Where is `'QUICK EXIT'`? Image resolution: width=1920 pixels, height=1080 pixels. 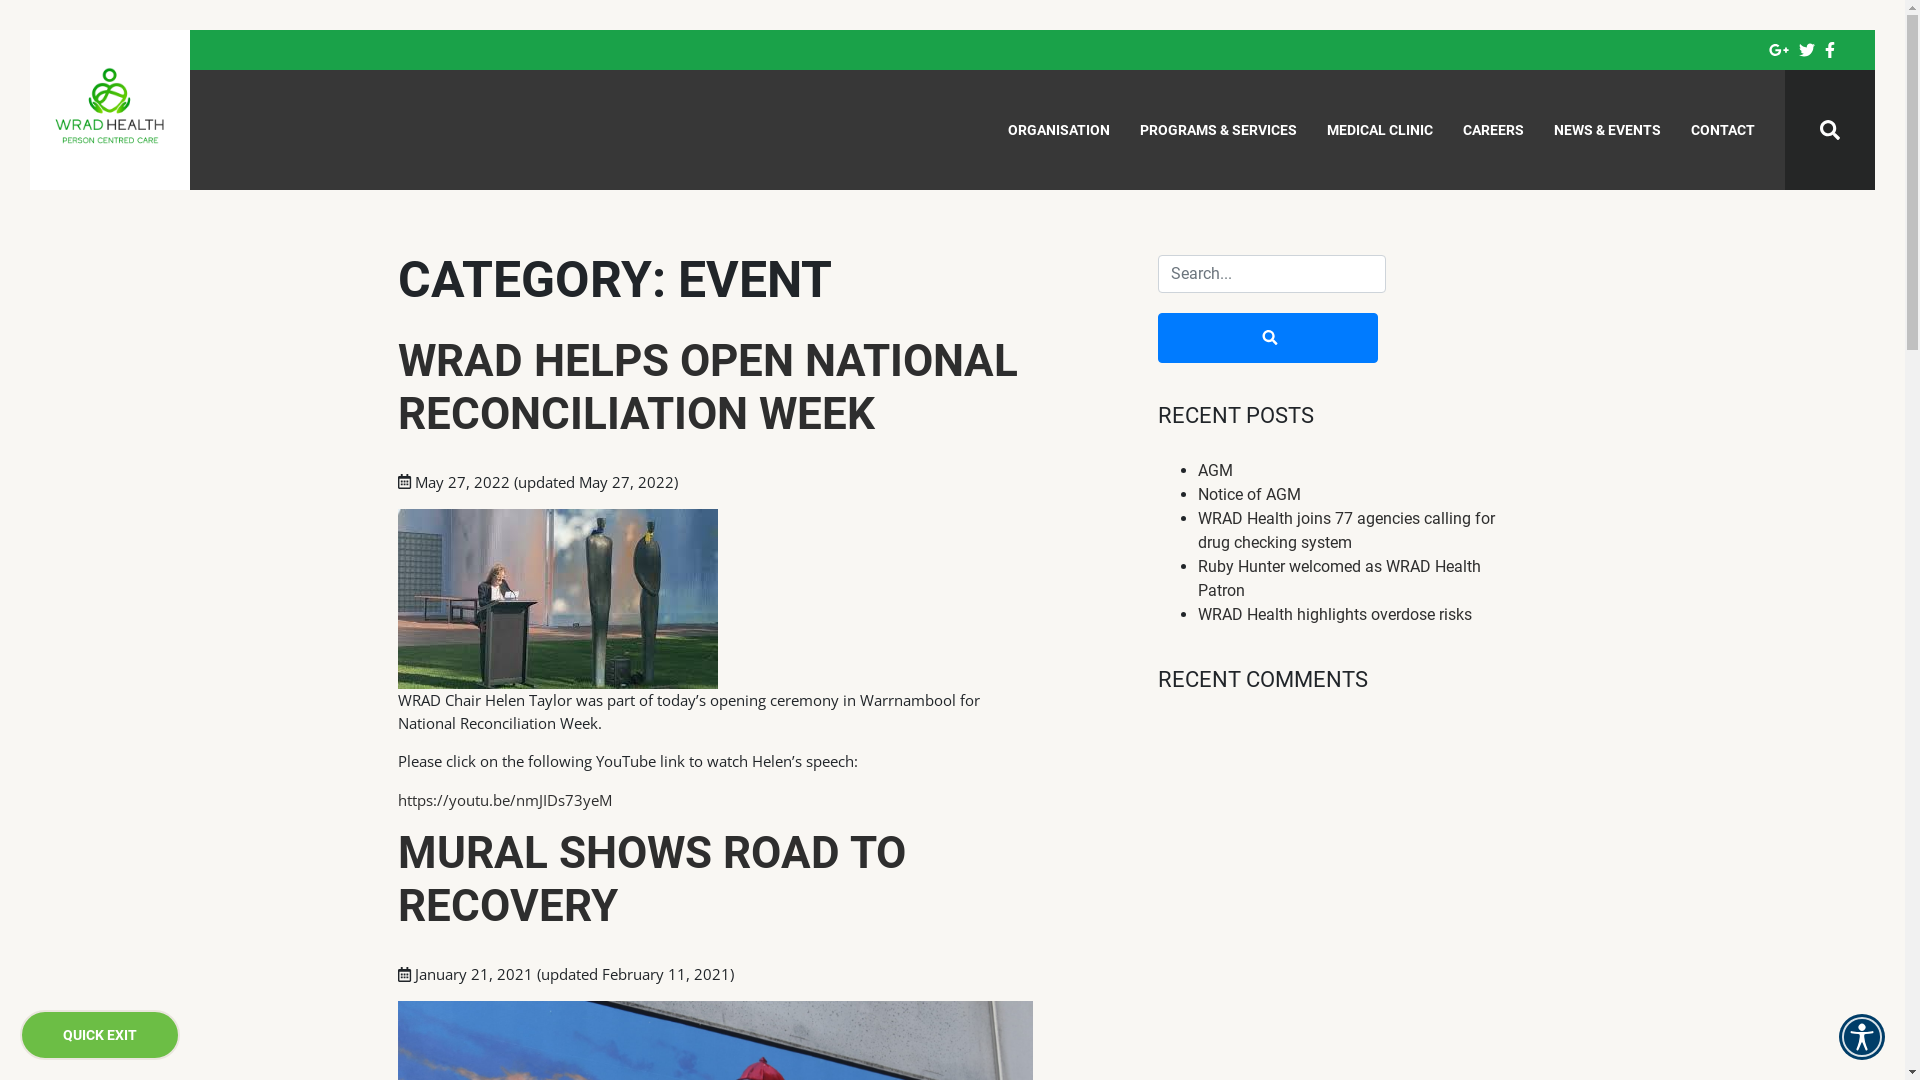 'QUICK EXIT' is located at coordinates (99, 1033).